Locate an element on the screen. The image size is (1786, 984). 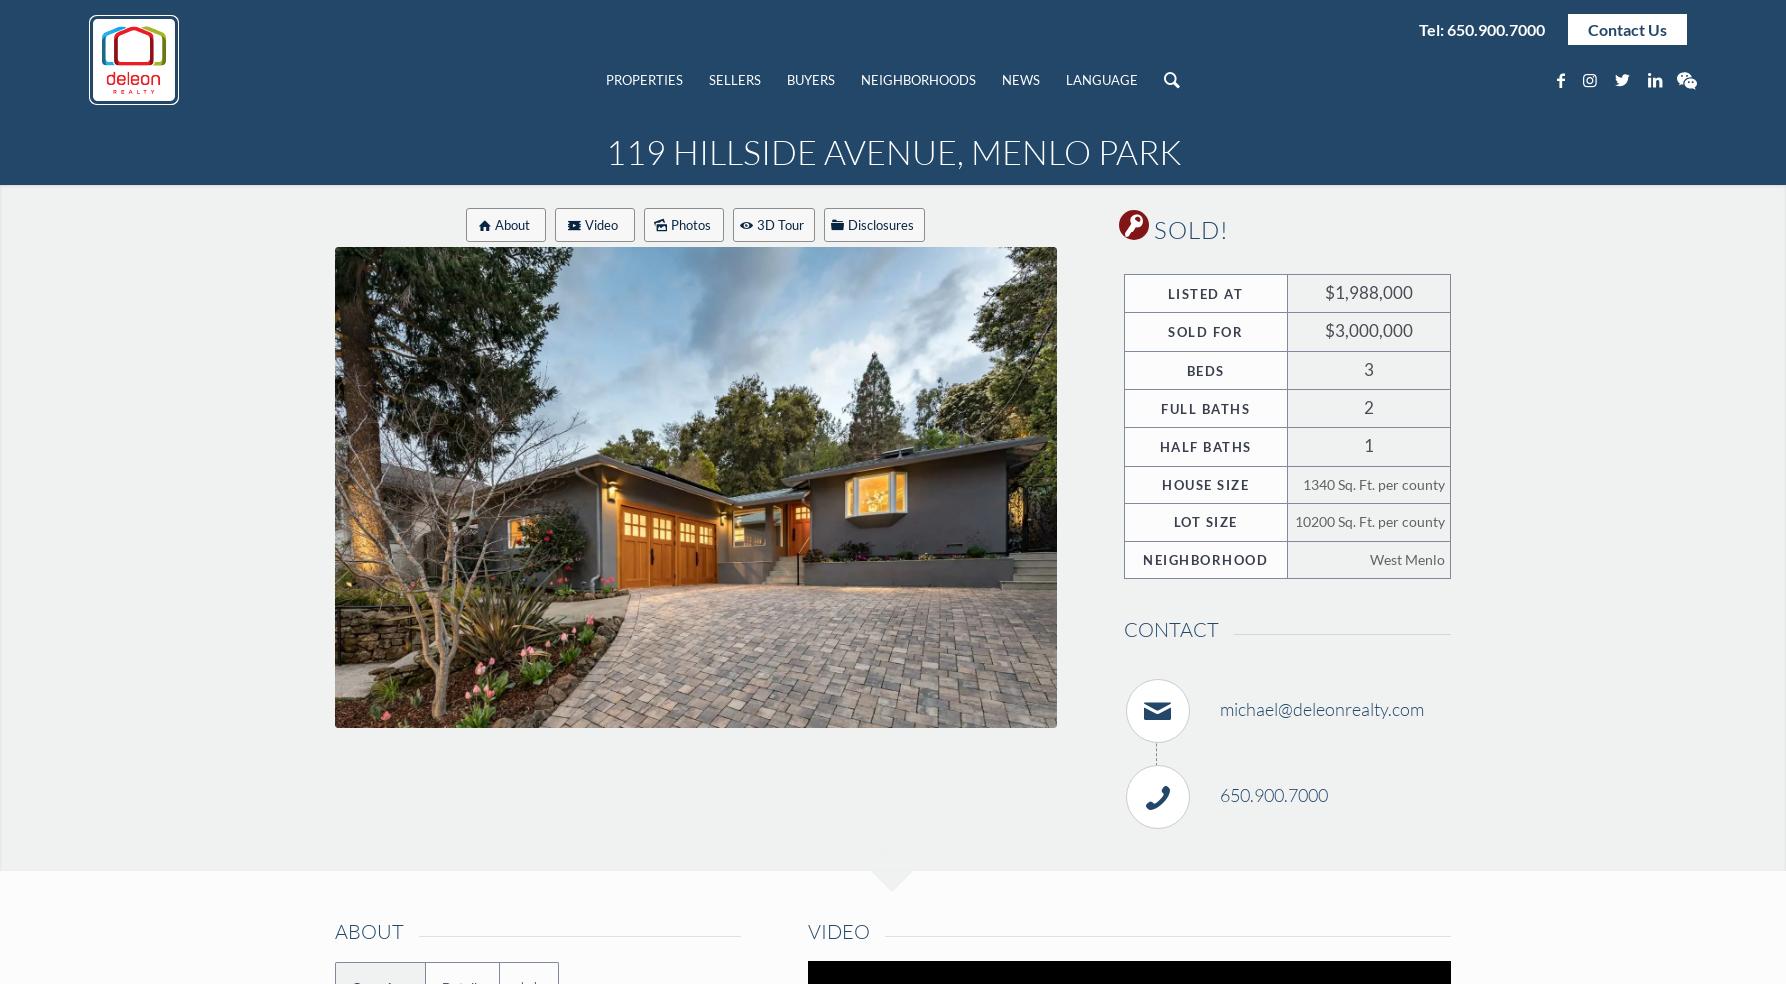
'10200 Sq. Ft. per county' is located at coordinates (1367, 521).